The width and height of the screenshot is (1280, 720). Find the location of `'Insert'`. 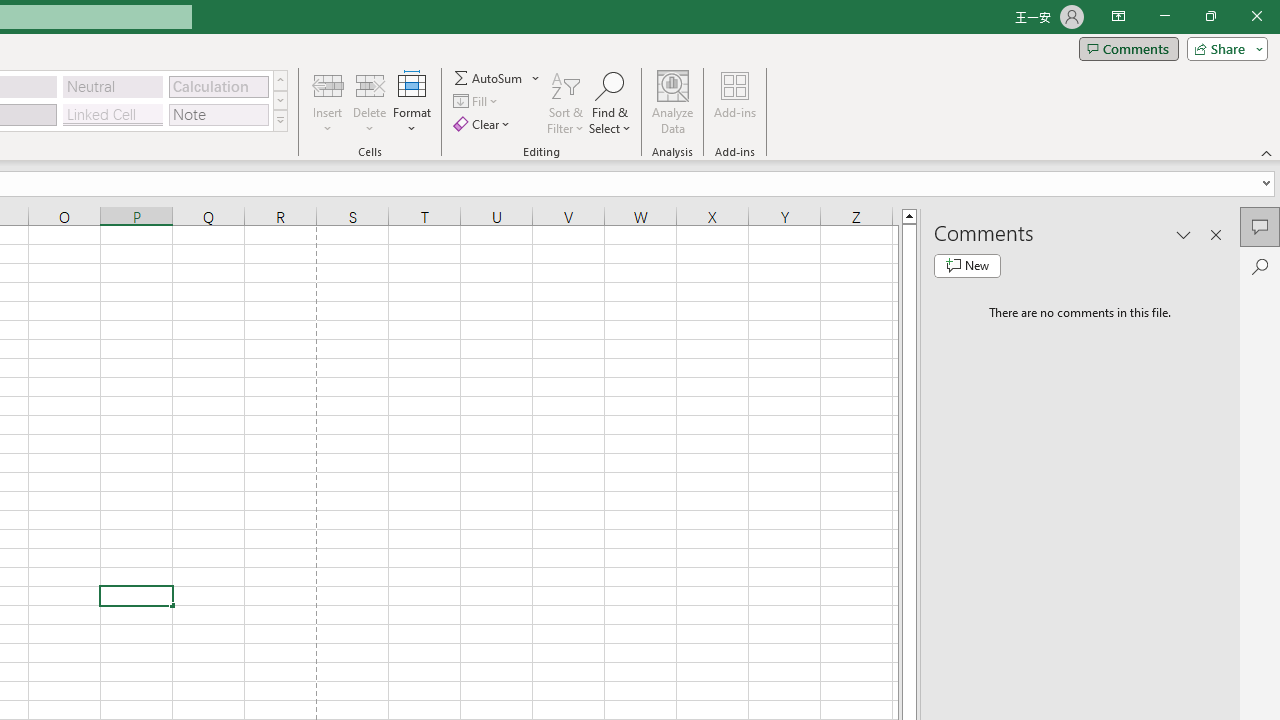

'Insert' is located at coordinates (328, 103).